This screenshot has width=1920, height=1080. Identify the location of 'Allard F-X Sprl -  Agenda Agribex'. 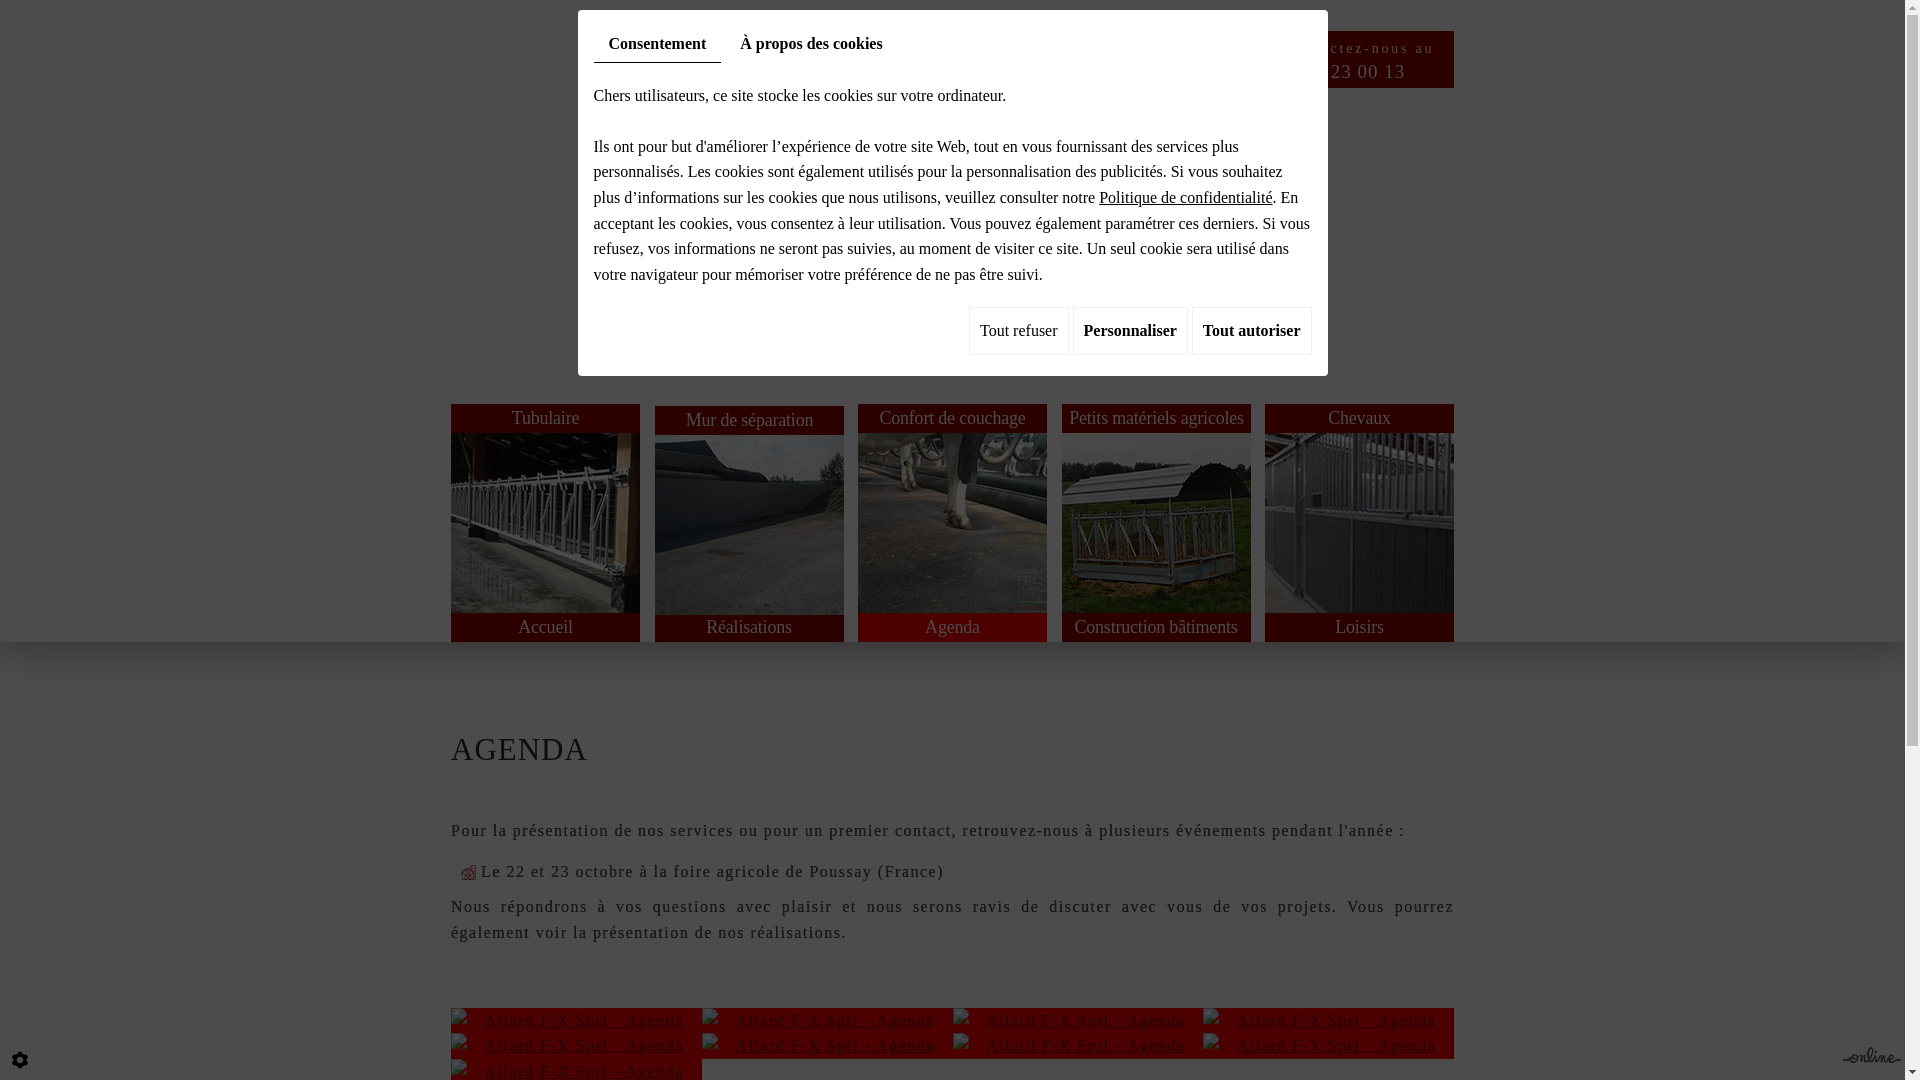
(575, 1021).